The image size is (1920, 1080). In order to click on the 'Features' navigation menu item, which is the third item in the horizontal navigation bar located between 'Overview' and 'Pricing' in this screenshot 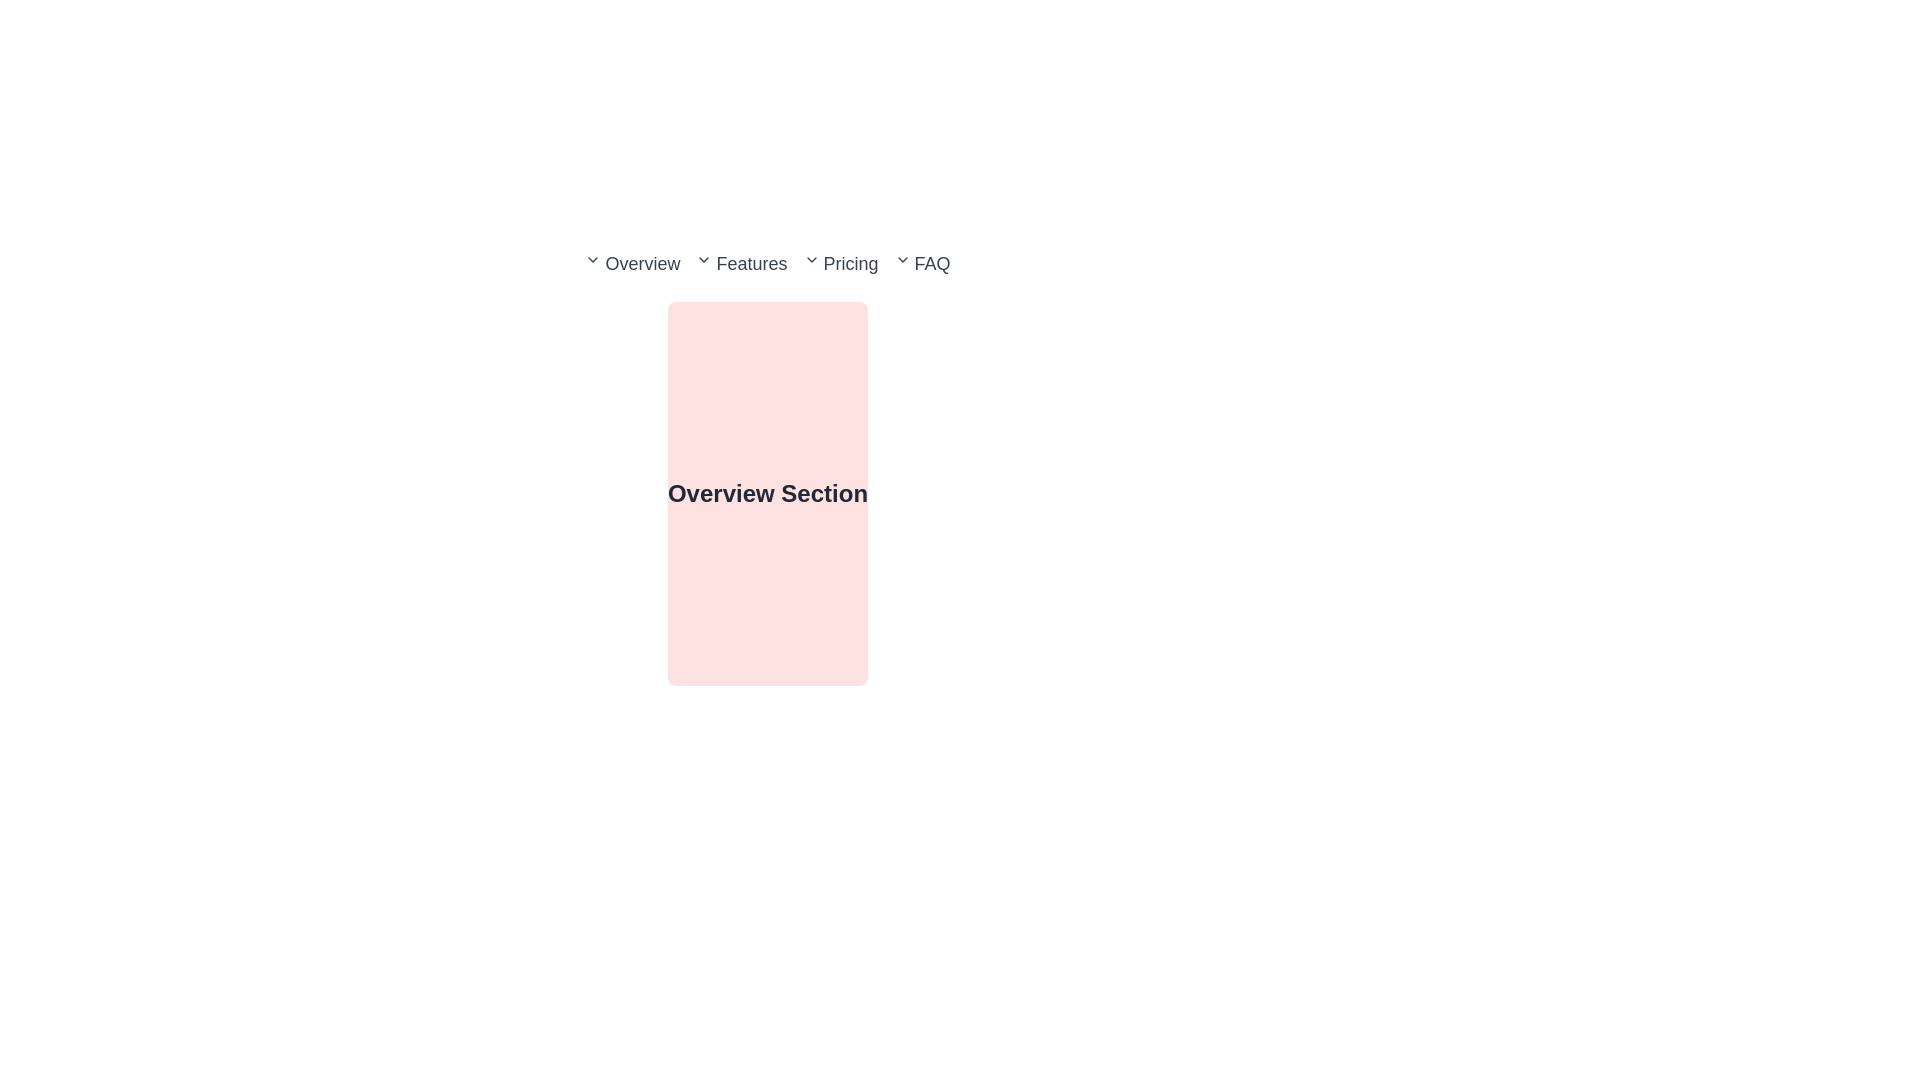, I will do `click(751, 262)`.